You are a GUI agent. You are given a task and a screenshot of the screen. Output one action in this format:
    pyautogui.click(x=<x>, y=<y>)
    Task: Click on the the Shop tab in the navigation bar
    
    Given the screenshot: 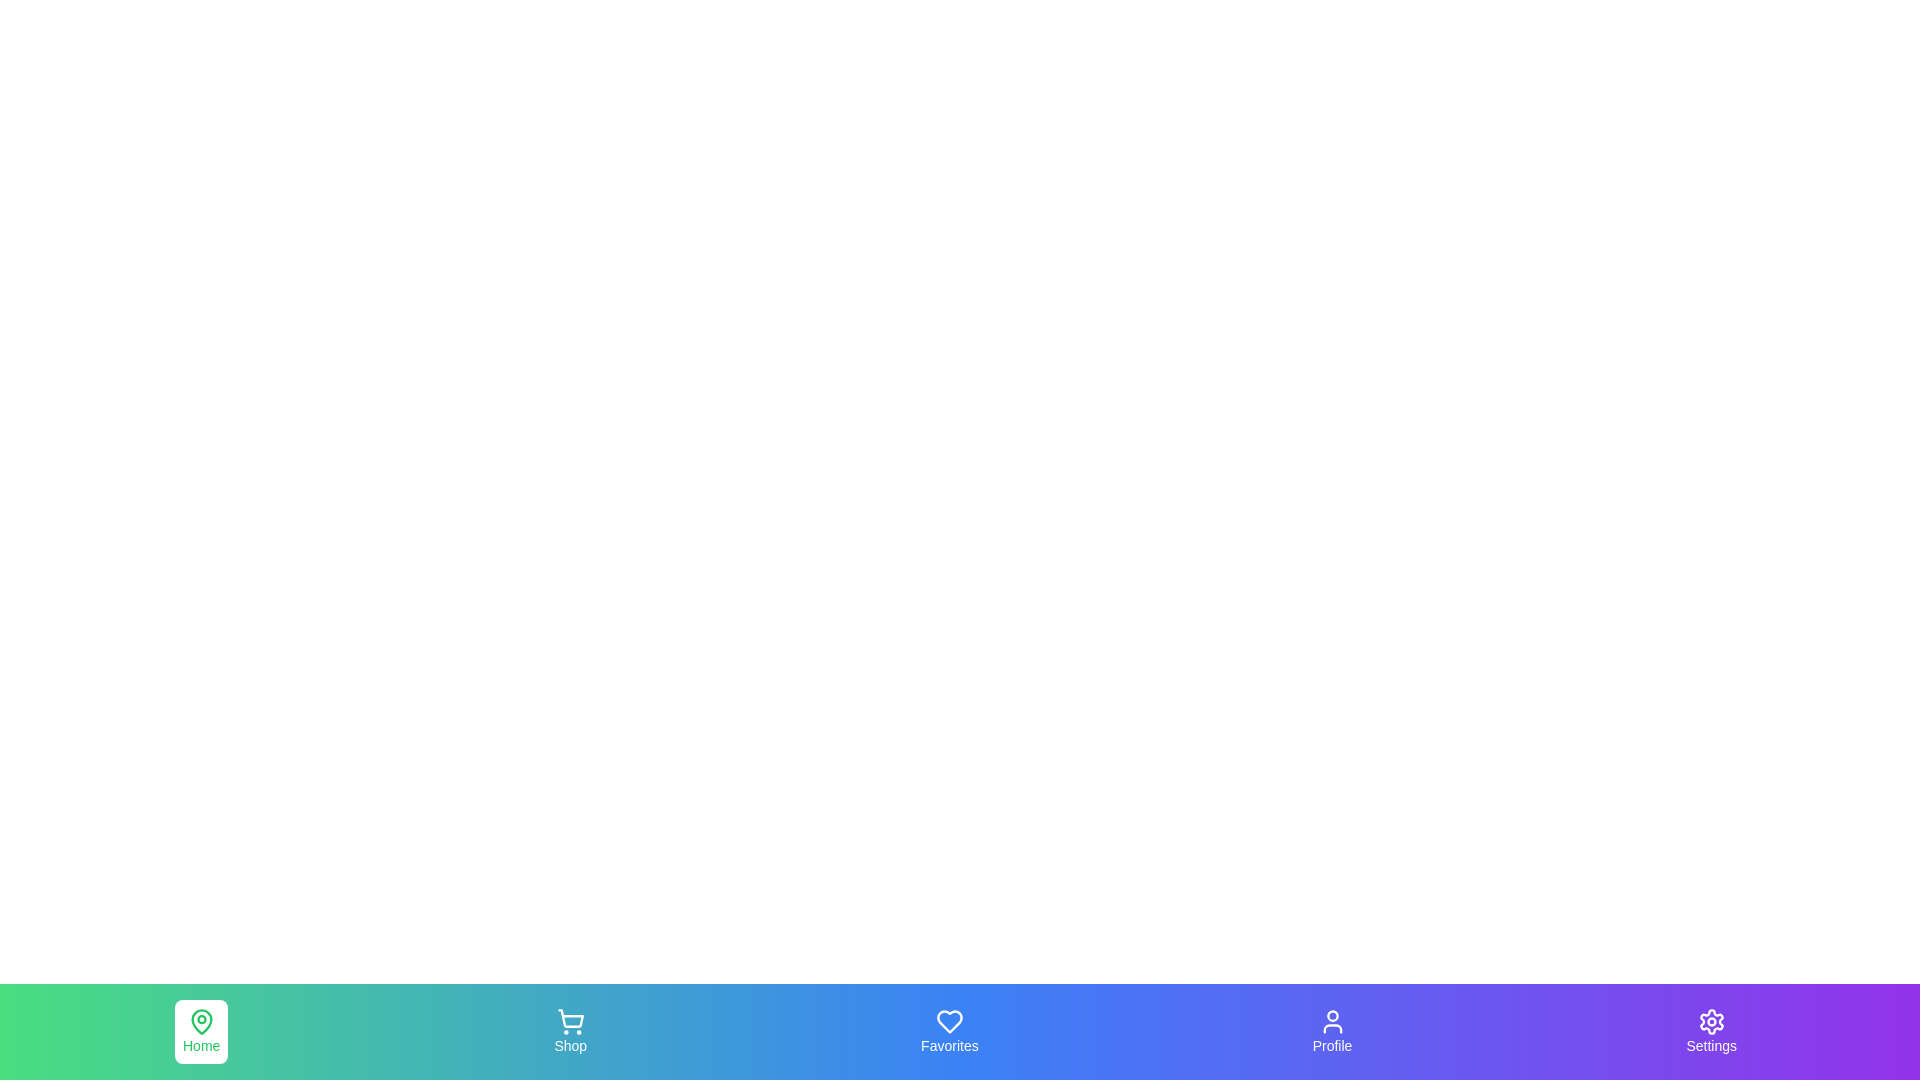 What is the action you would take?
    pyautogui.click(x=569, y=1032)
    